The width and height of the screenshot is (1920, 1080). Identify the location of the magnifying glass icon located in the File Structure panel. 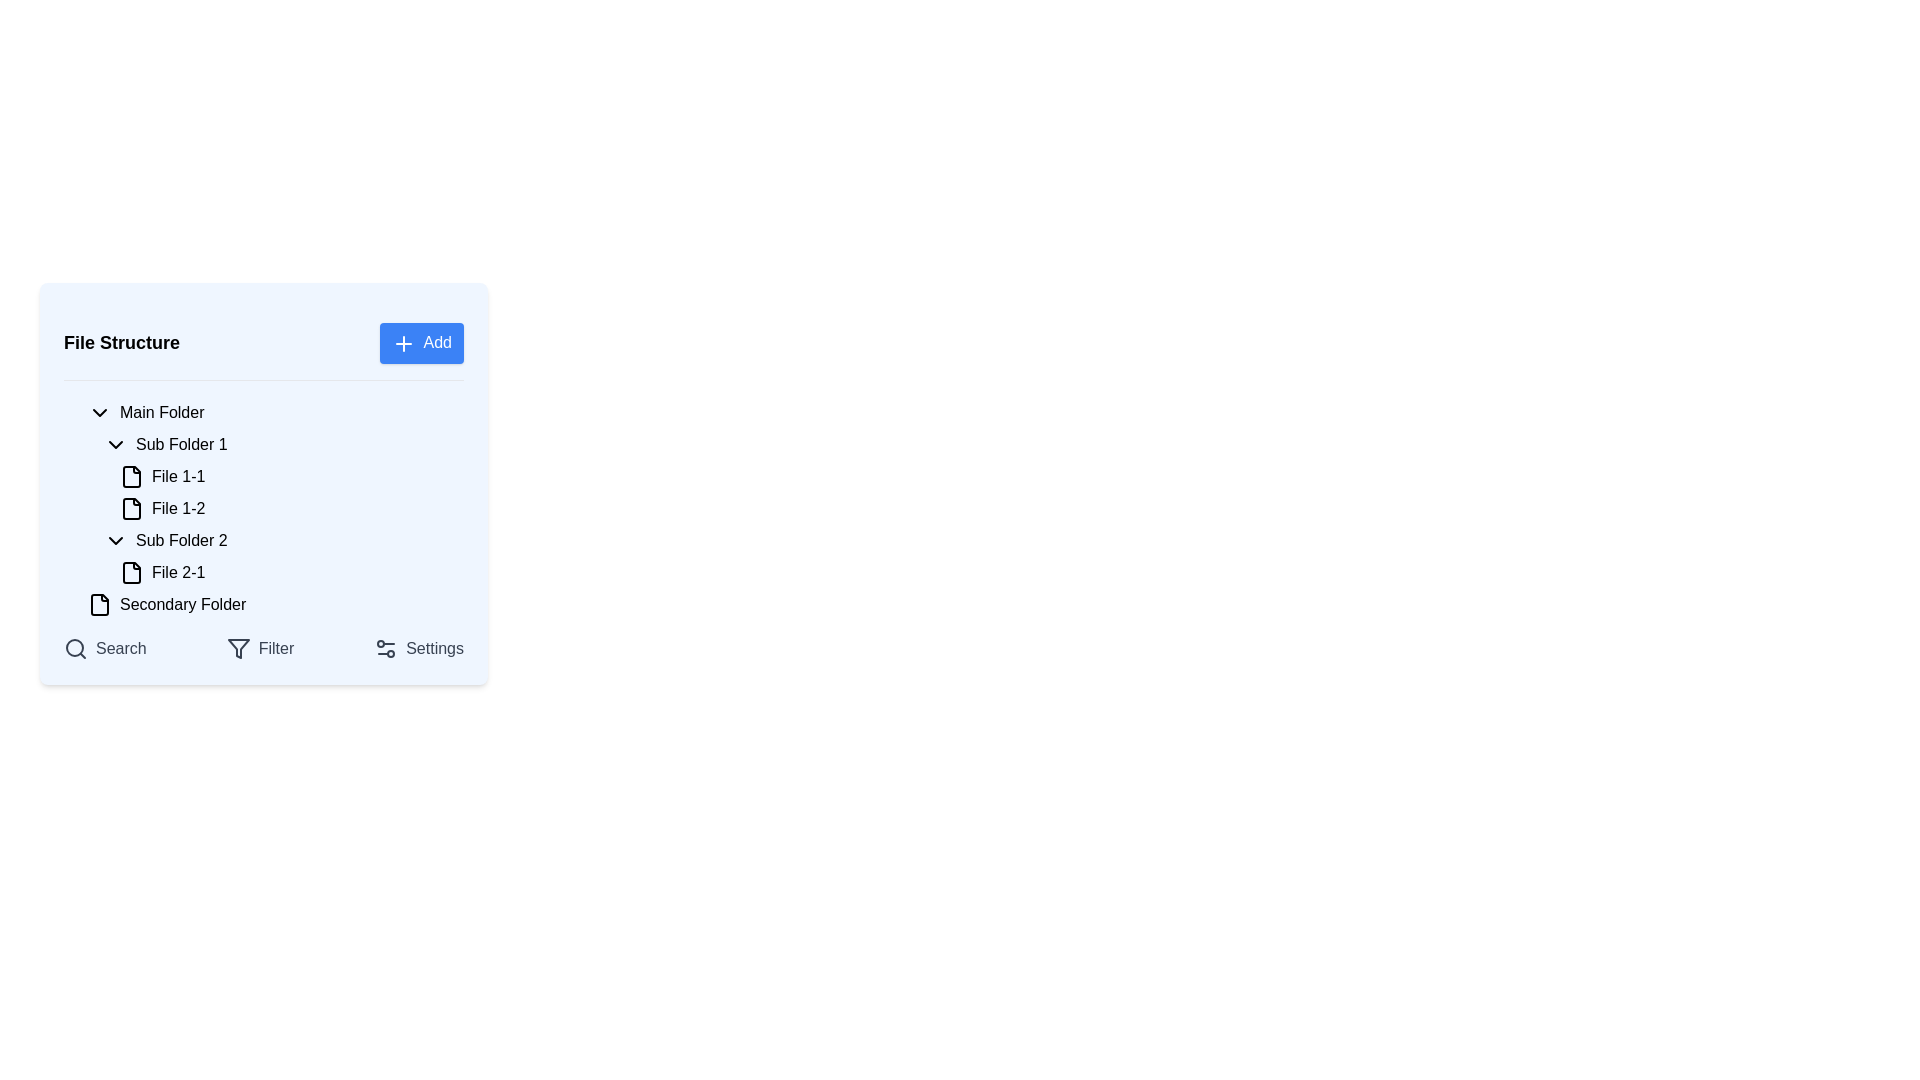
(76, 648).